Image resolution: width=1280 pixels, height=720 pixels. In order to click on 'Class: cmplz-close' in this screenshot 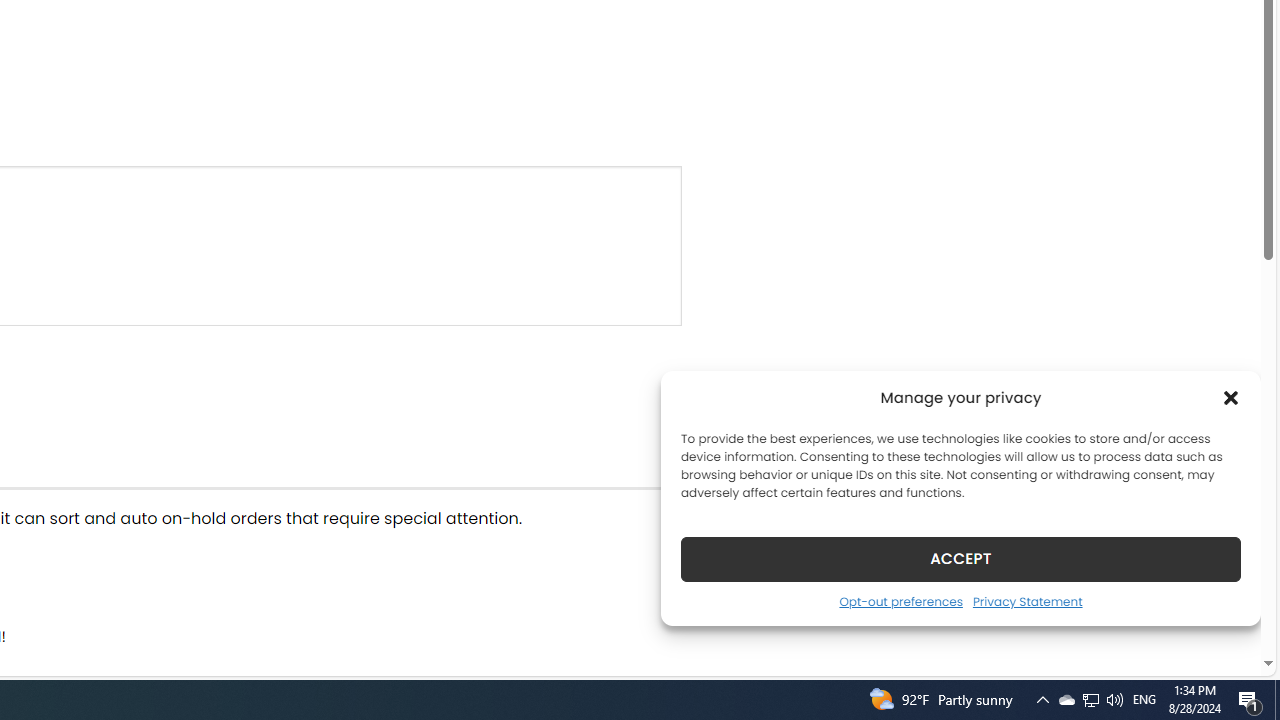, I will do `click(1230, 397)`.